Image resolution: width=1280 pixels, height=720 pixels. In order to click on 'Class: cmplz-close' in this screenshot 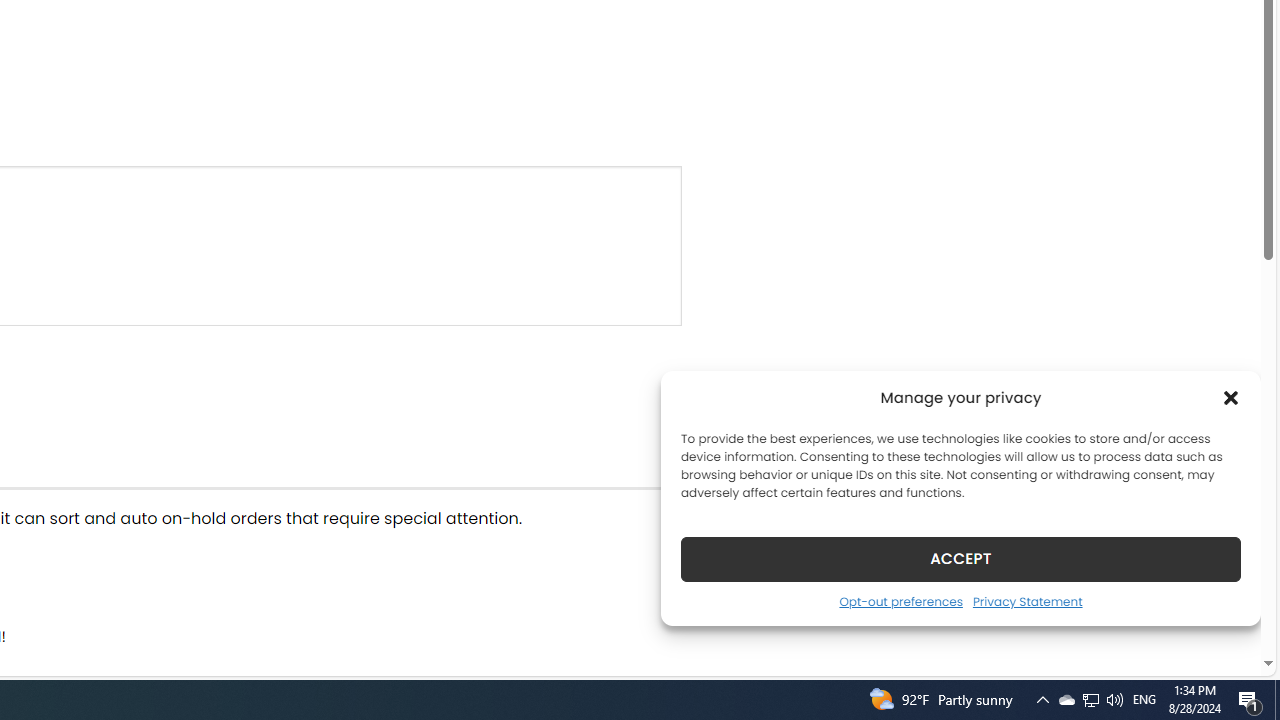, I will do `click(1230, 397)`.